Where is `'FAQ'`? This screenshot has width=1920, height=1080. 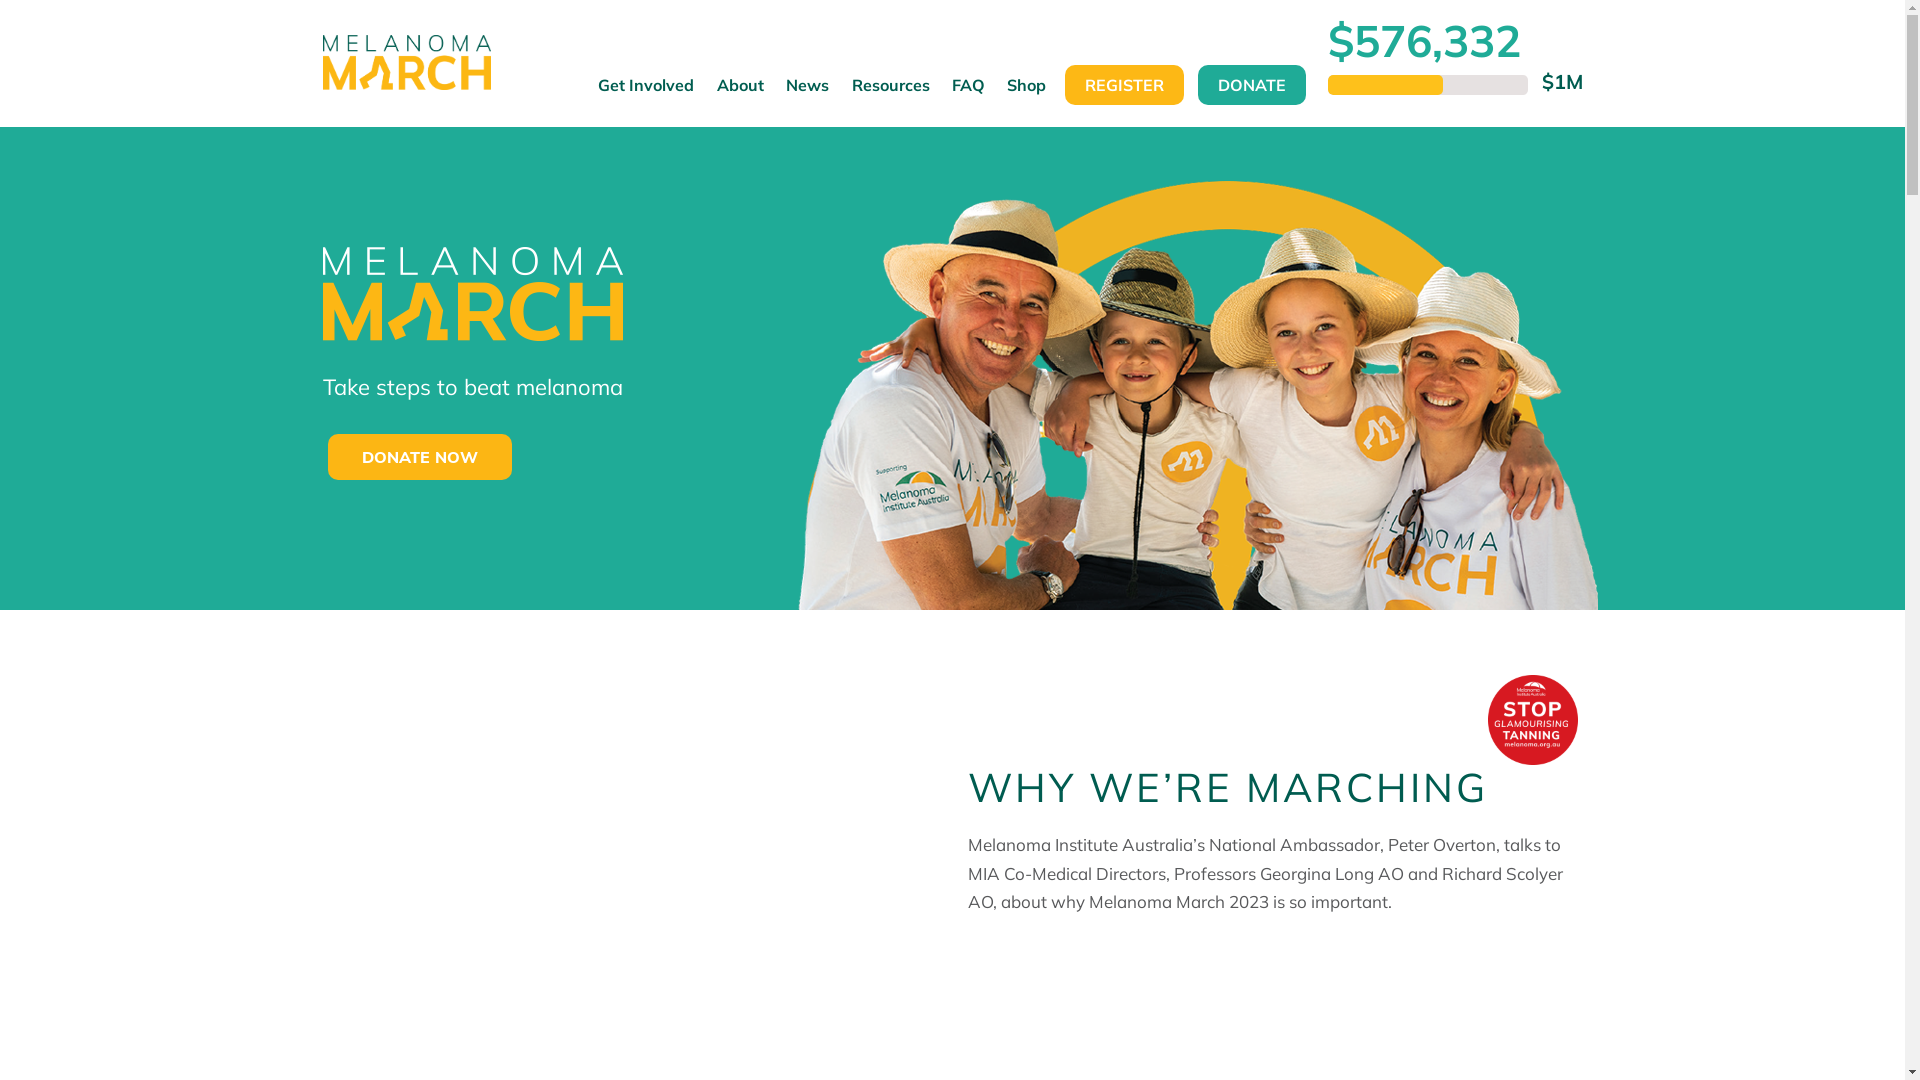
'FAQ' is located at coordinates (939, 94).